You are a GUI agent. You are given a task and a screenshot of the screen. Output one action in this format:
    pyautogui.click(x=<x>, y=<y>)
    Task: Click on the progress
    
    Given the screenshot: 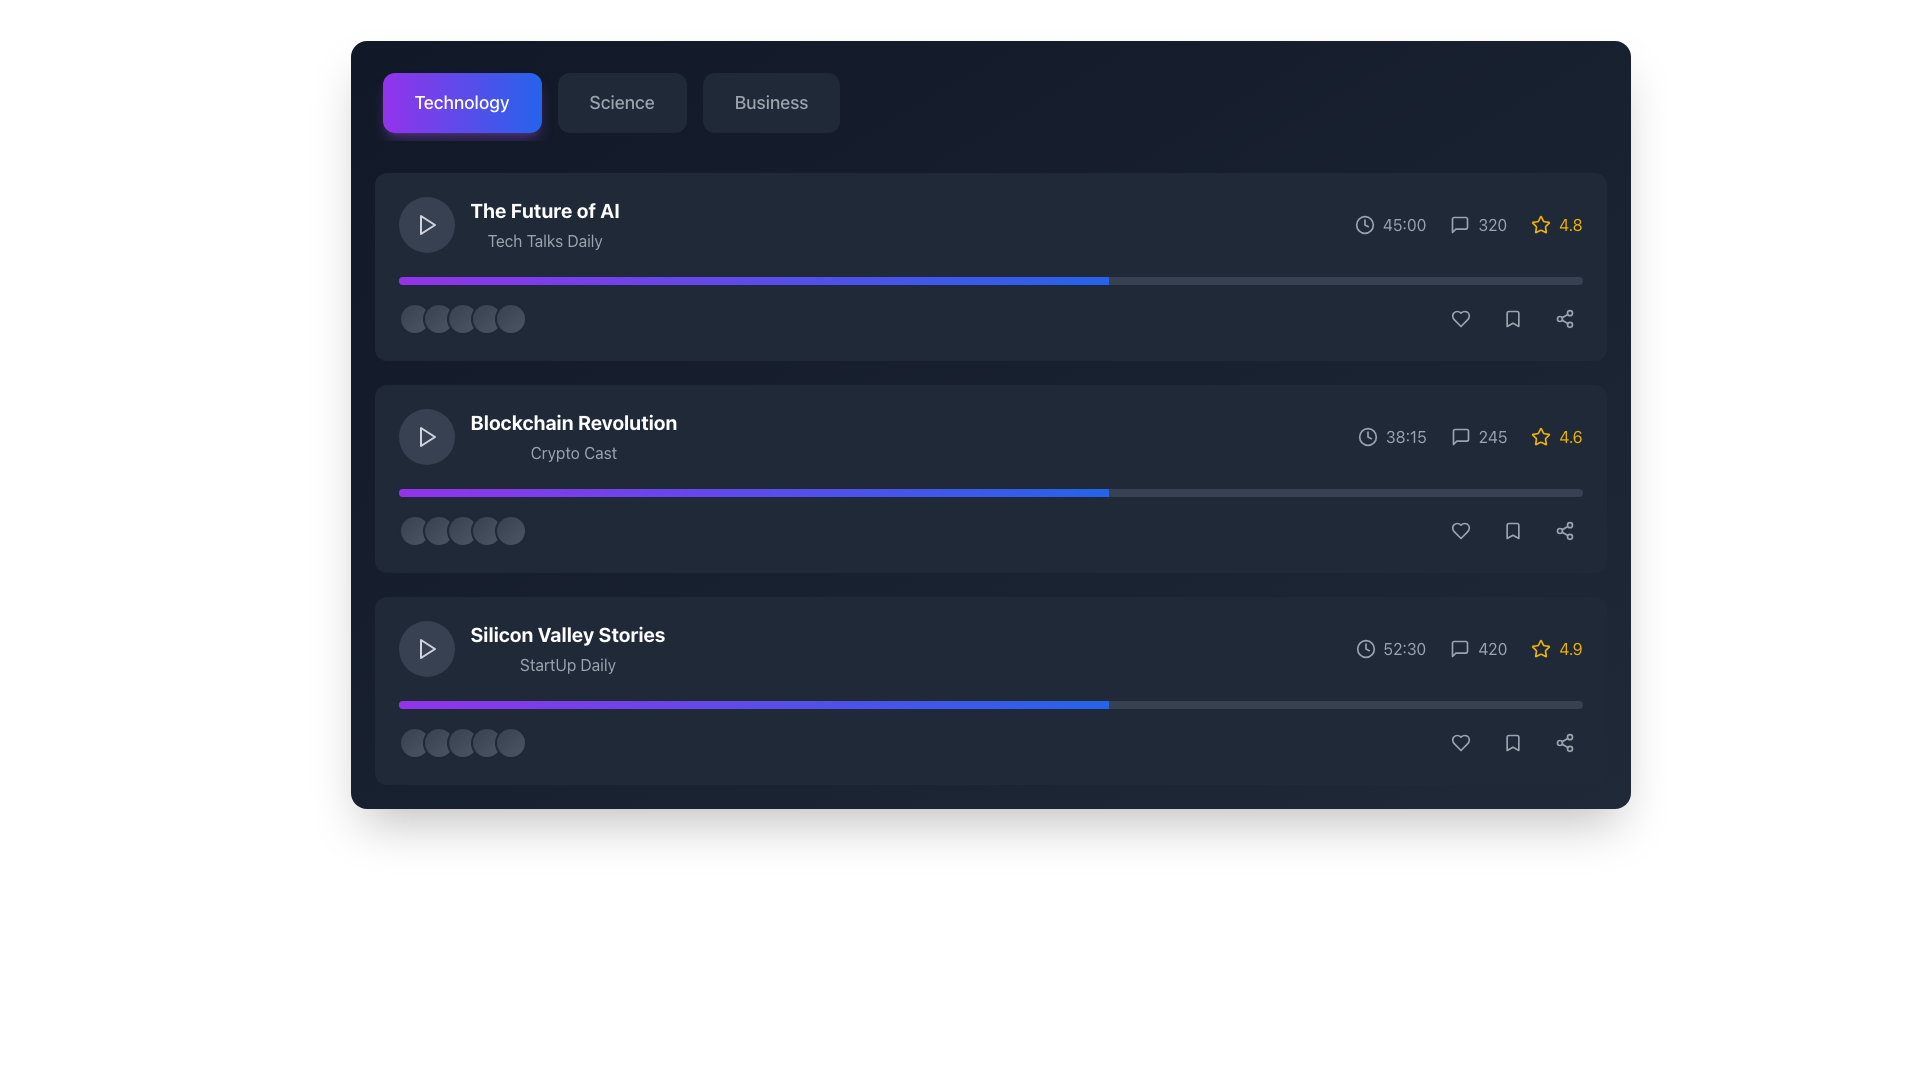 What is the action you would take?
    pyautogui.click(x=575, y=493)
    